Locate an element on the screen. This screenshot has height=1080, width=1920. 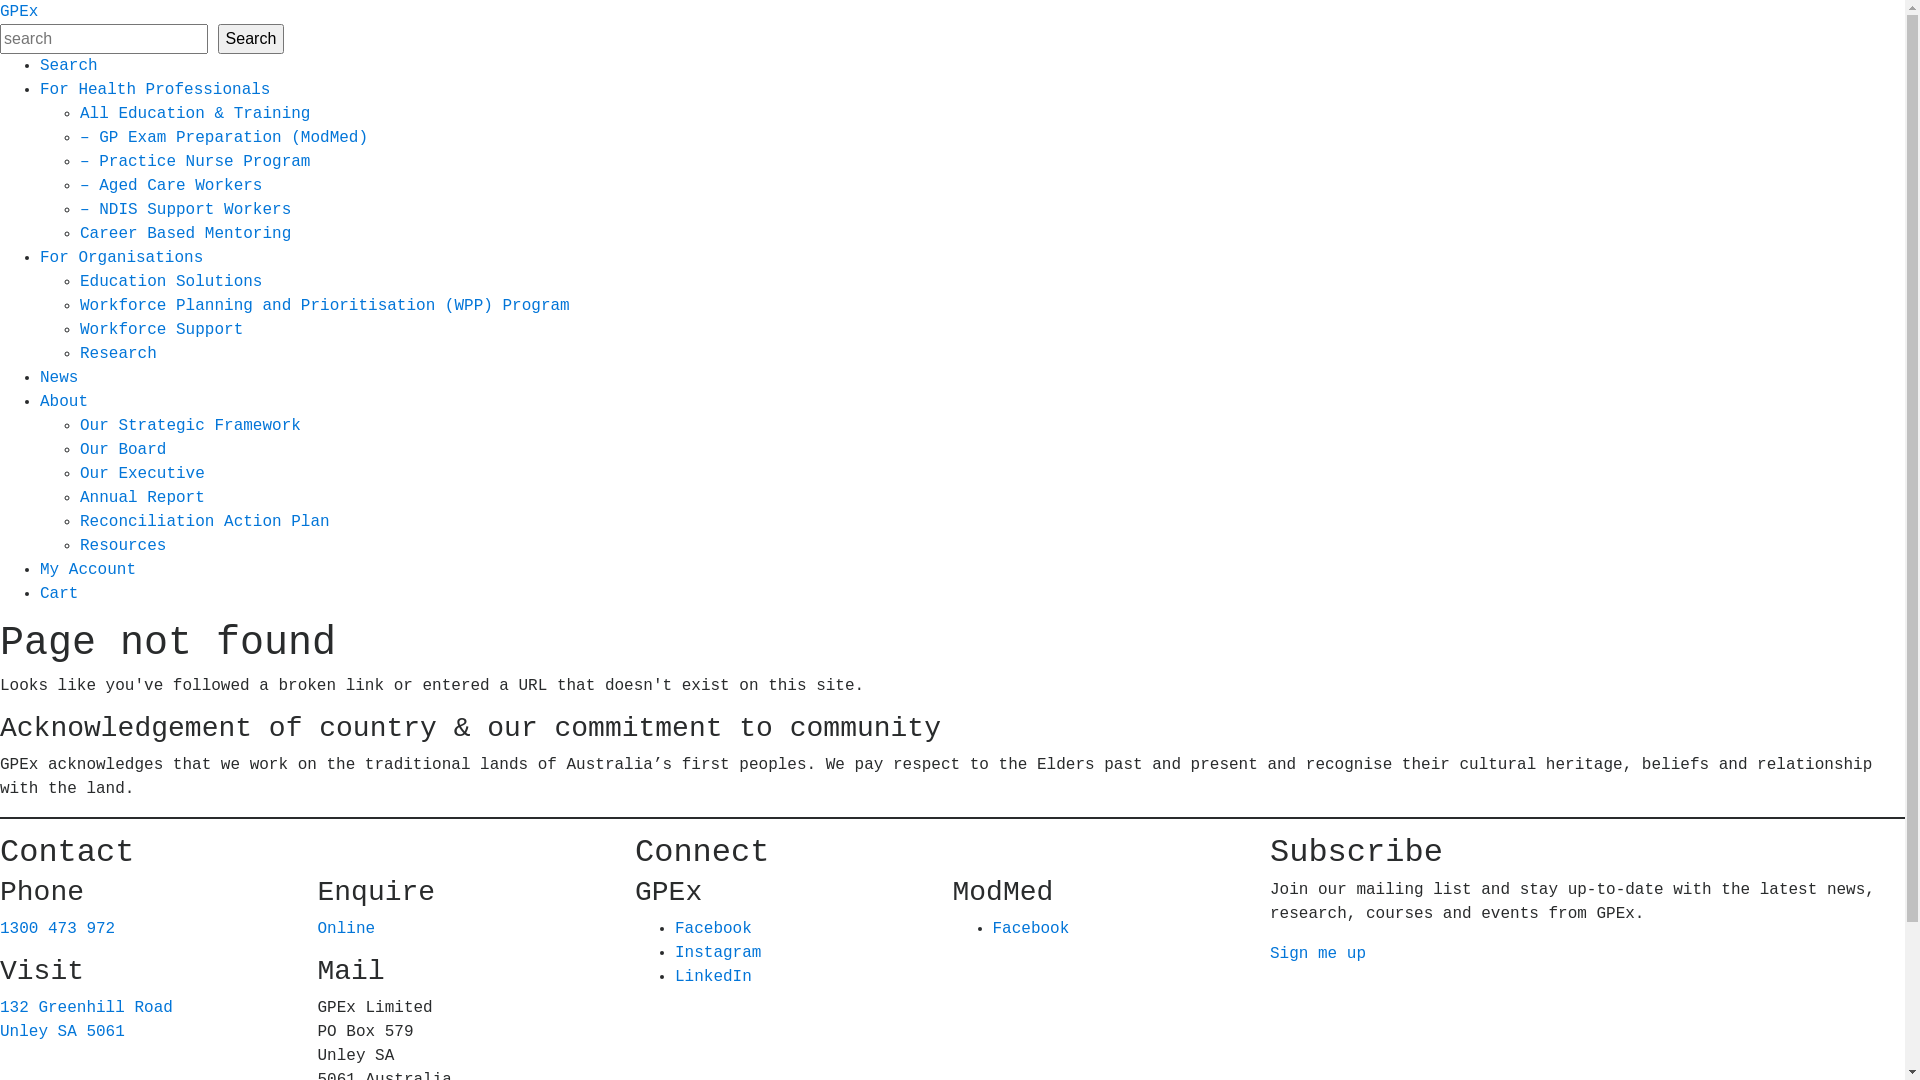
'132 Greenhill Road is located at coordinates (85, 1019).